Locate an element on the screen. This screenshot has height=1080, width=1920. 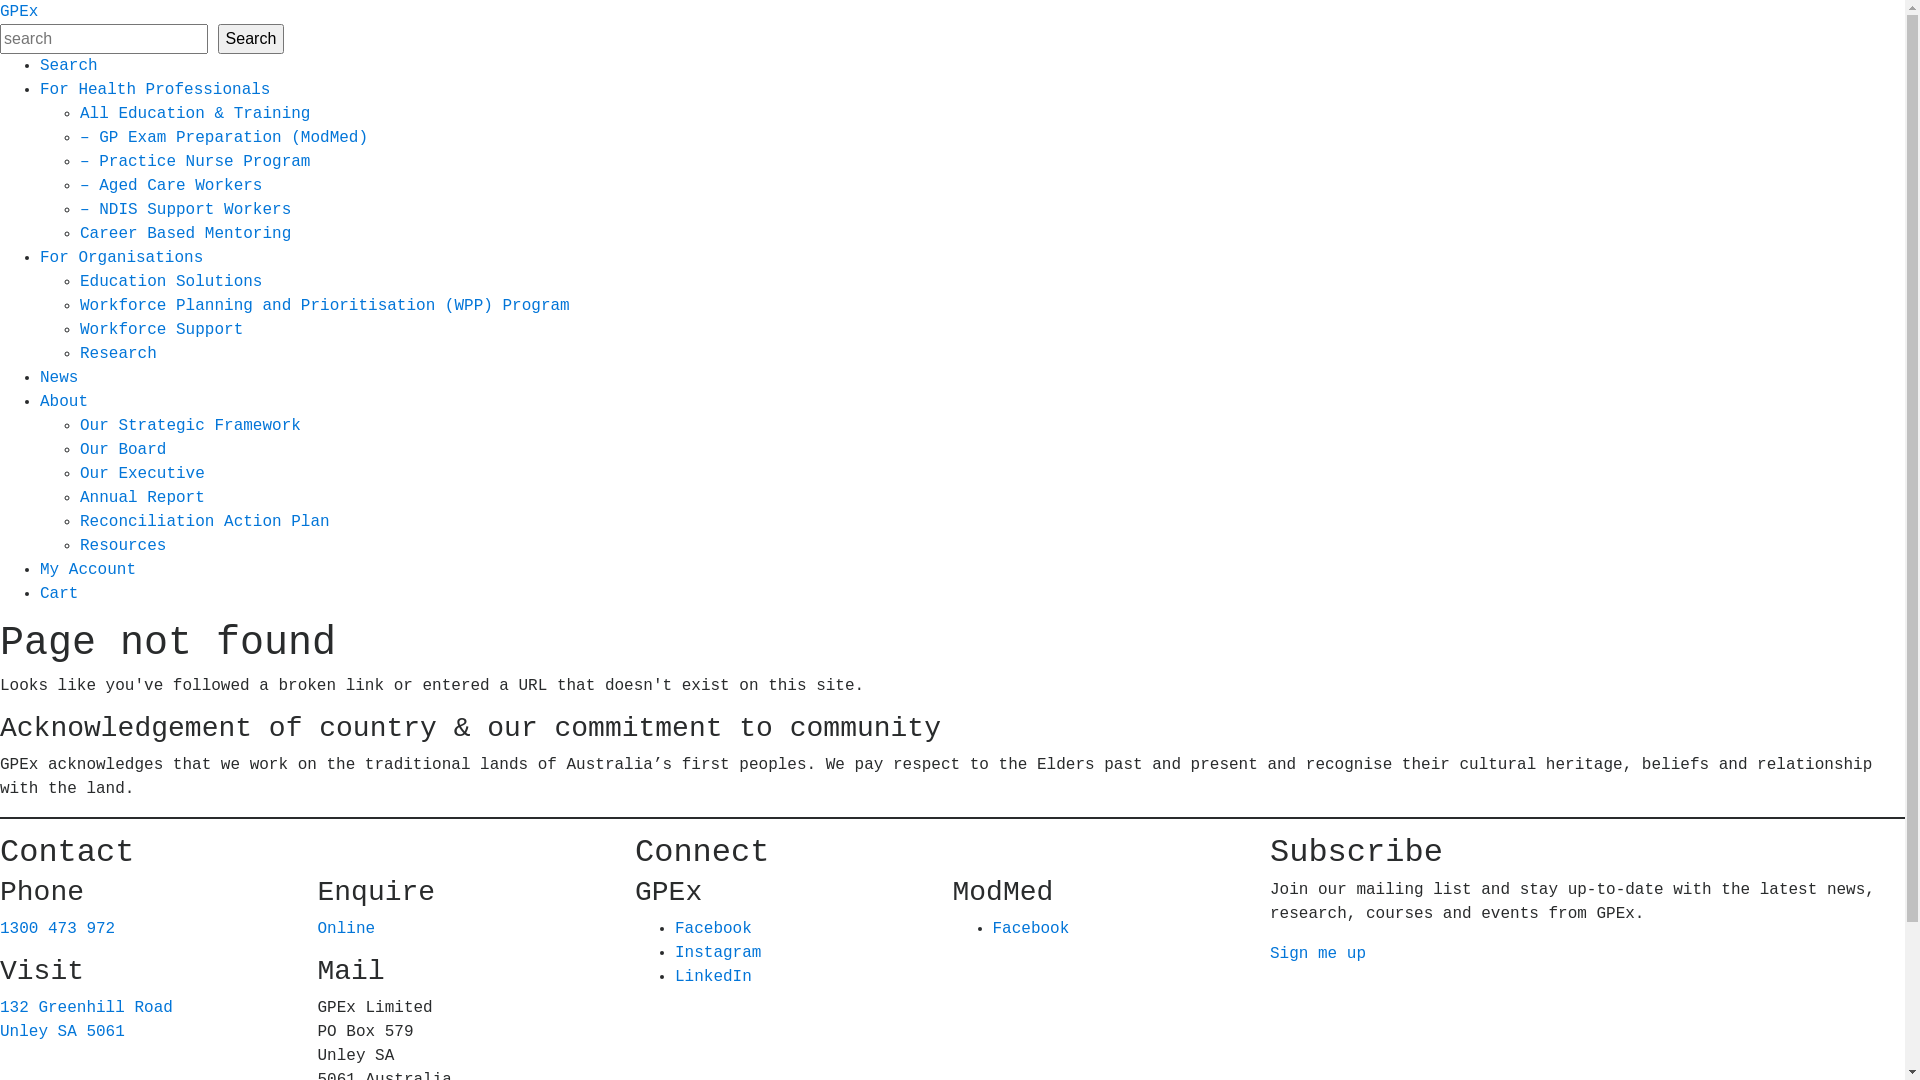
'132 Greenhill Road is located at coordinates (85, 1019).